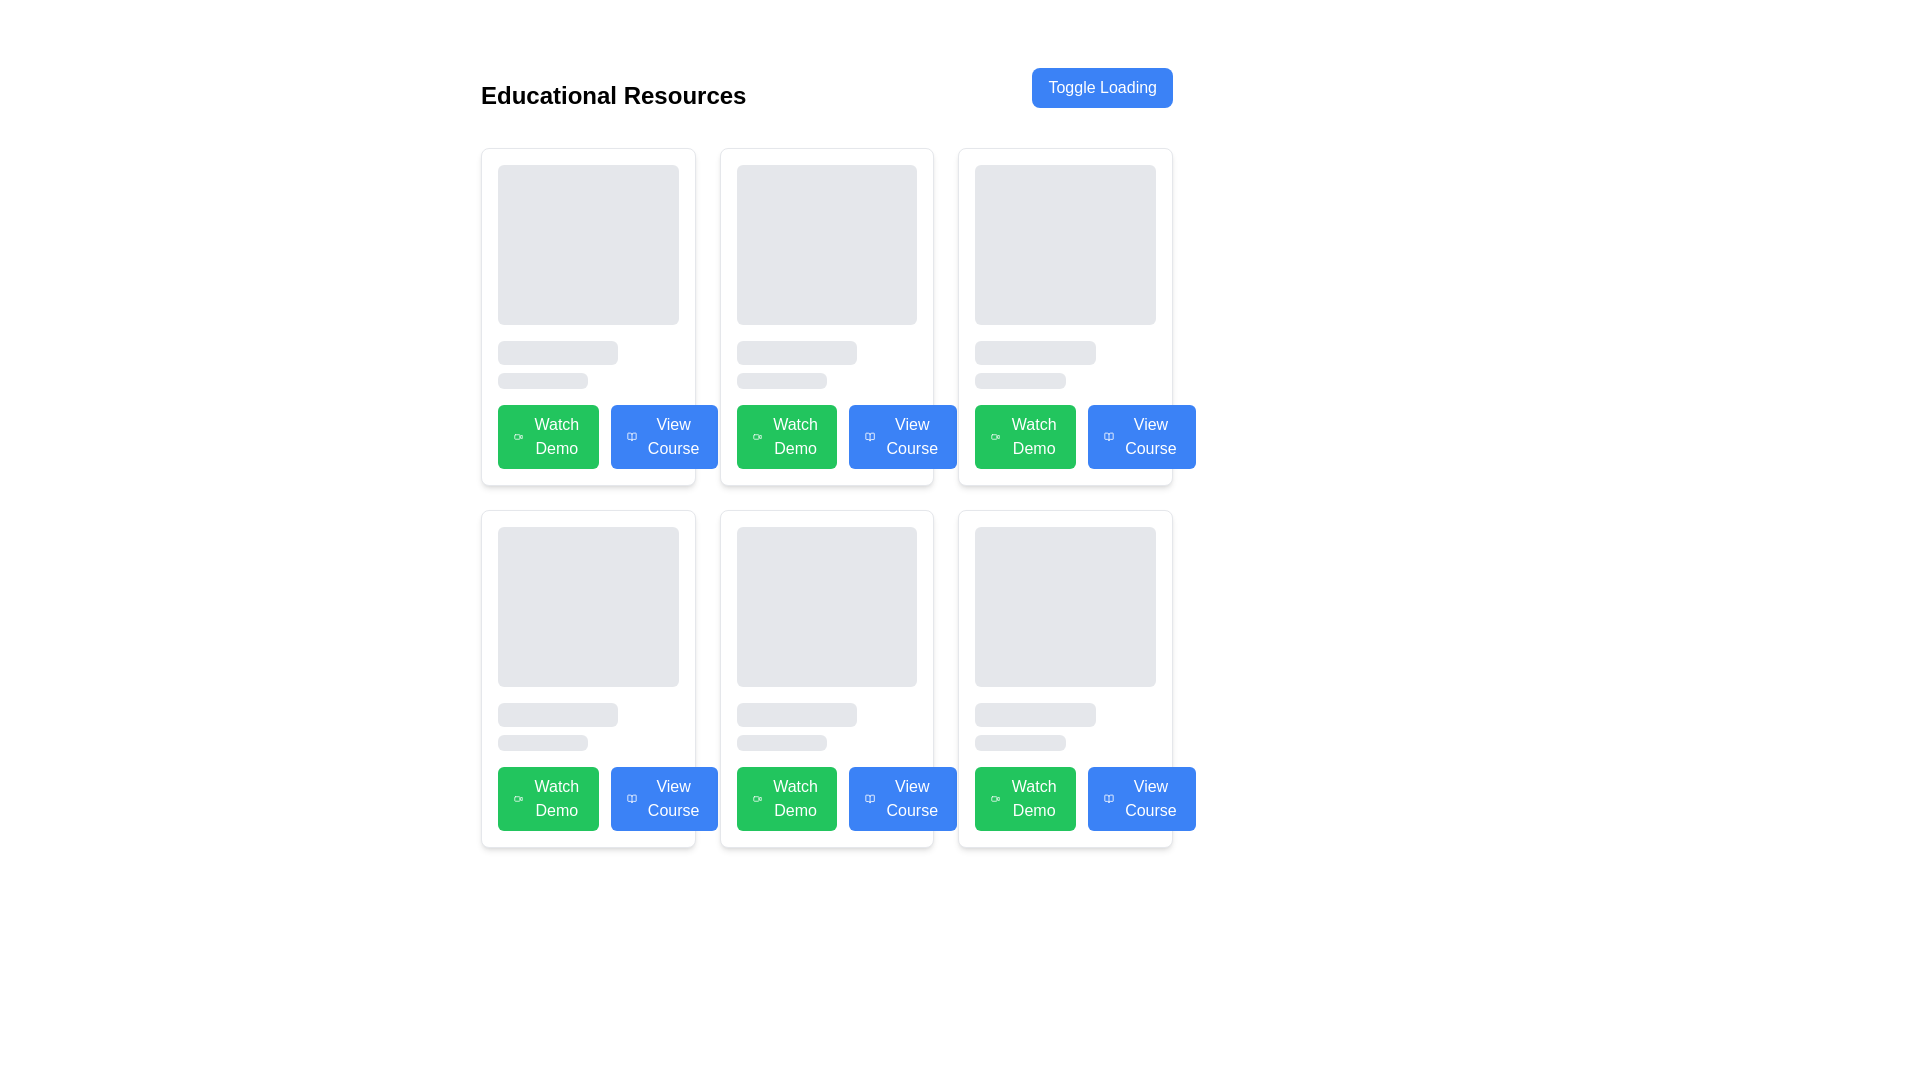 The width and height of the screenshot is (1920, 1080). I want to click on the small video icon within the green 'Watch Demo' button, located in the bottom buttons row of the third card in the second row of the grid layout, so click(756, 797).